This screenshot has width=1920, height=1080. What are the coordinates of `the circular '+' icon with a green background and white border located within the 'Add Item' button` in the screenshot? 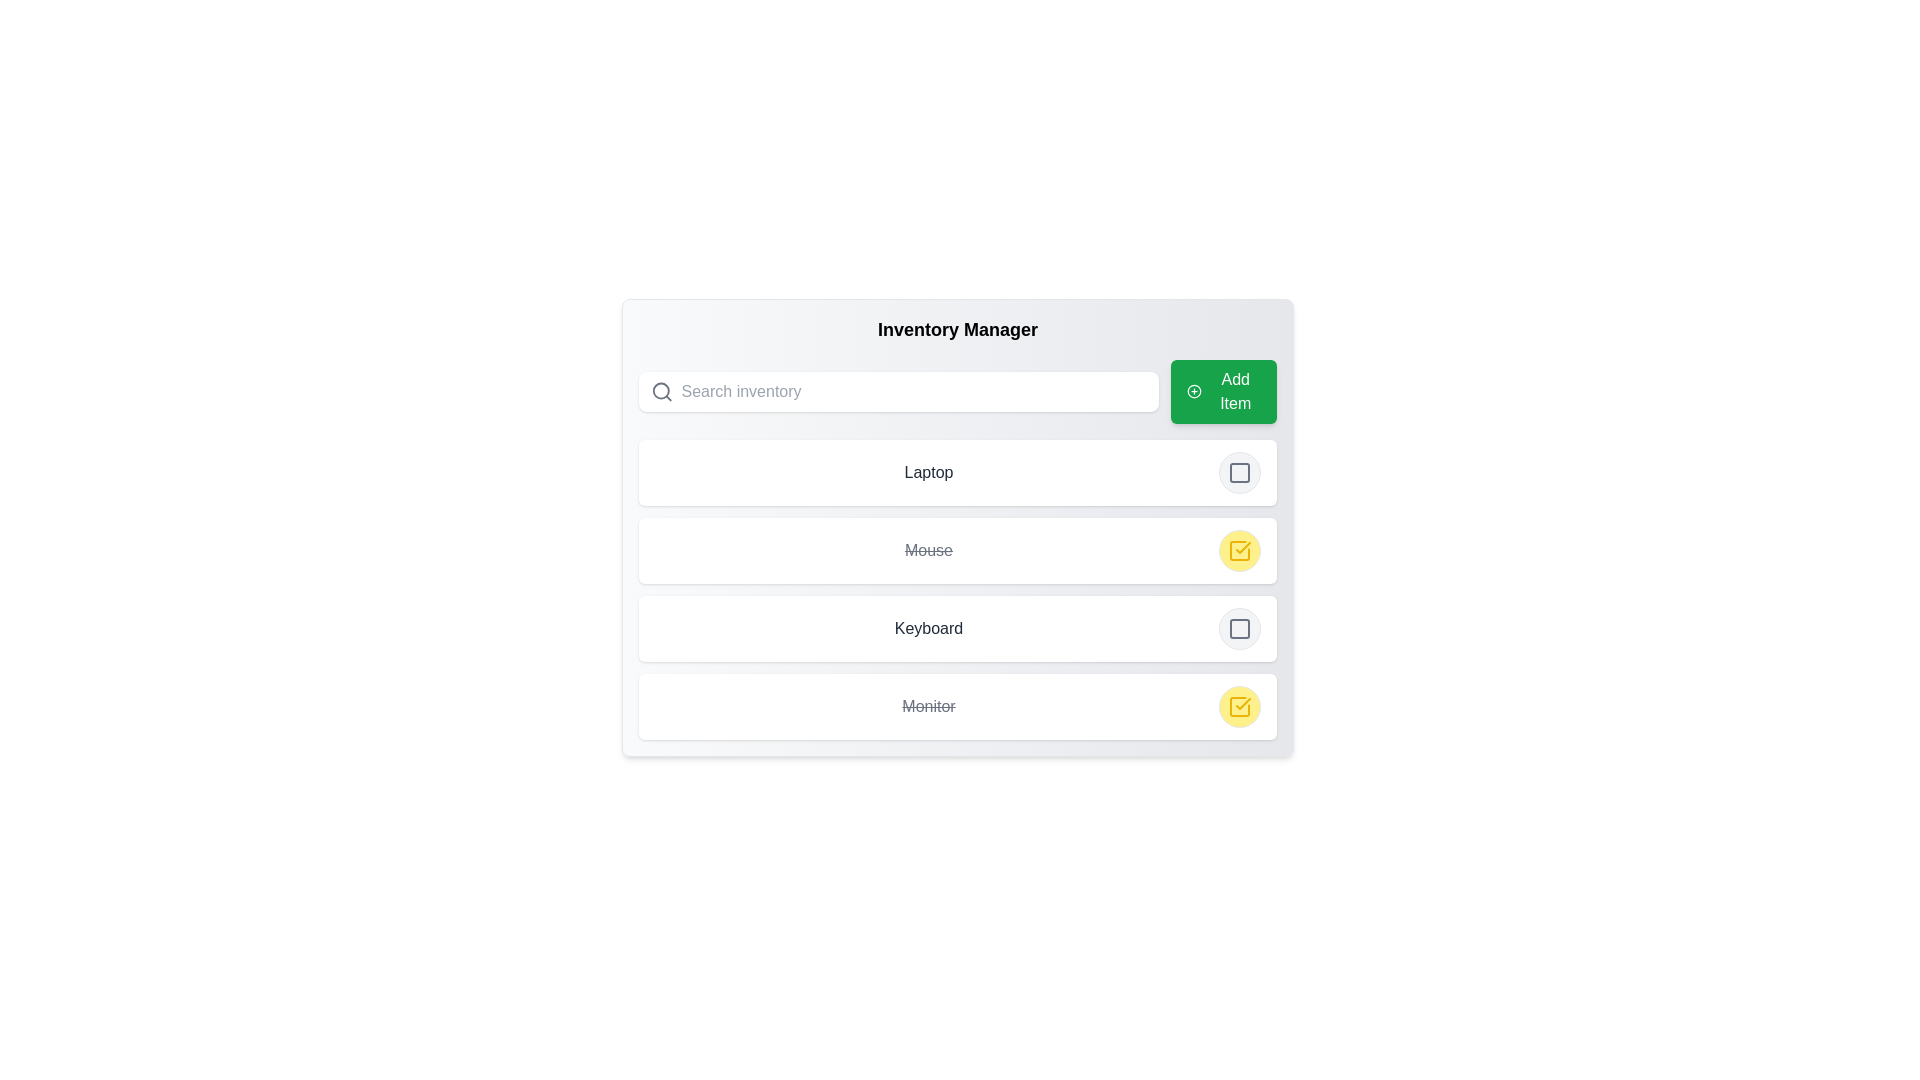 It's located at (1194, 392).